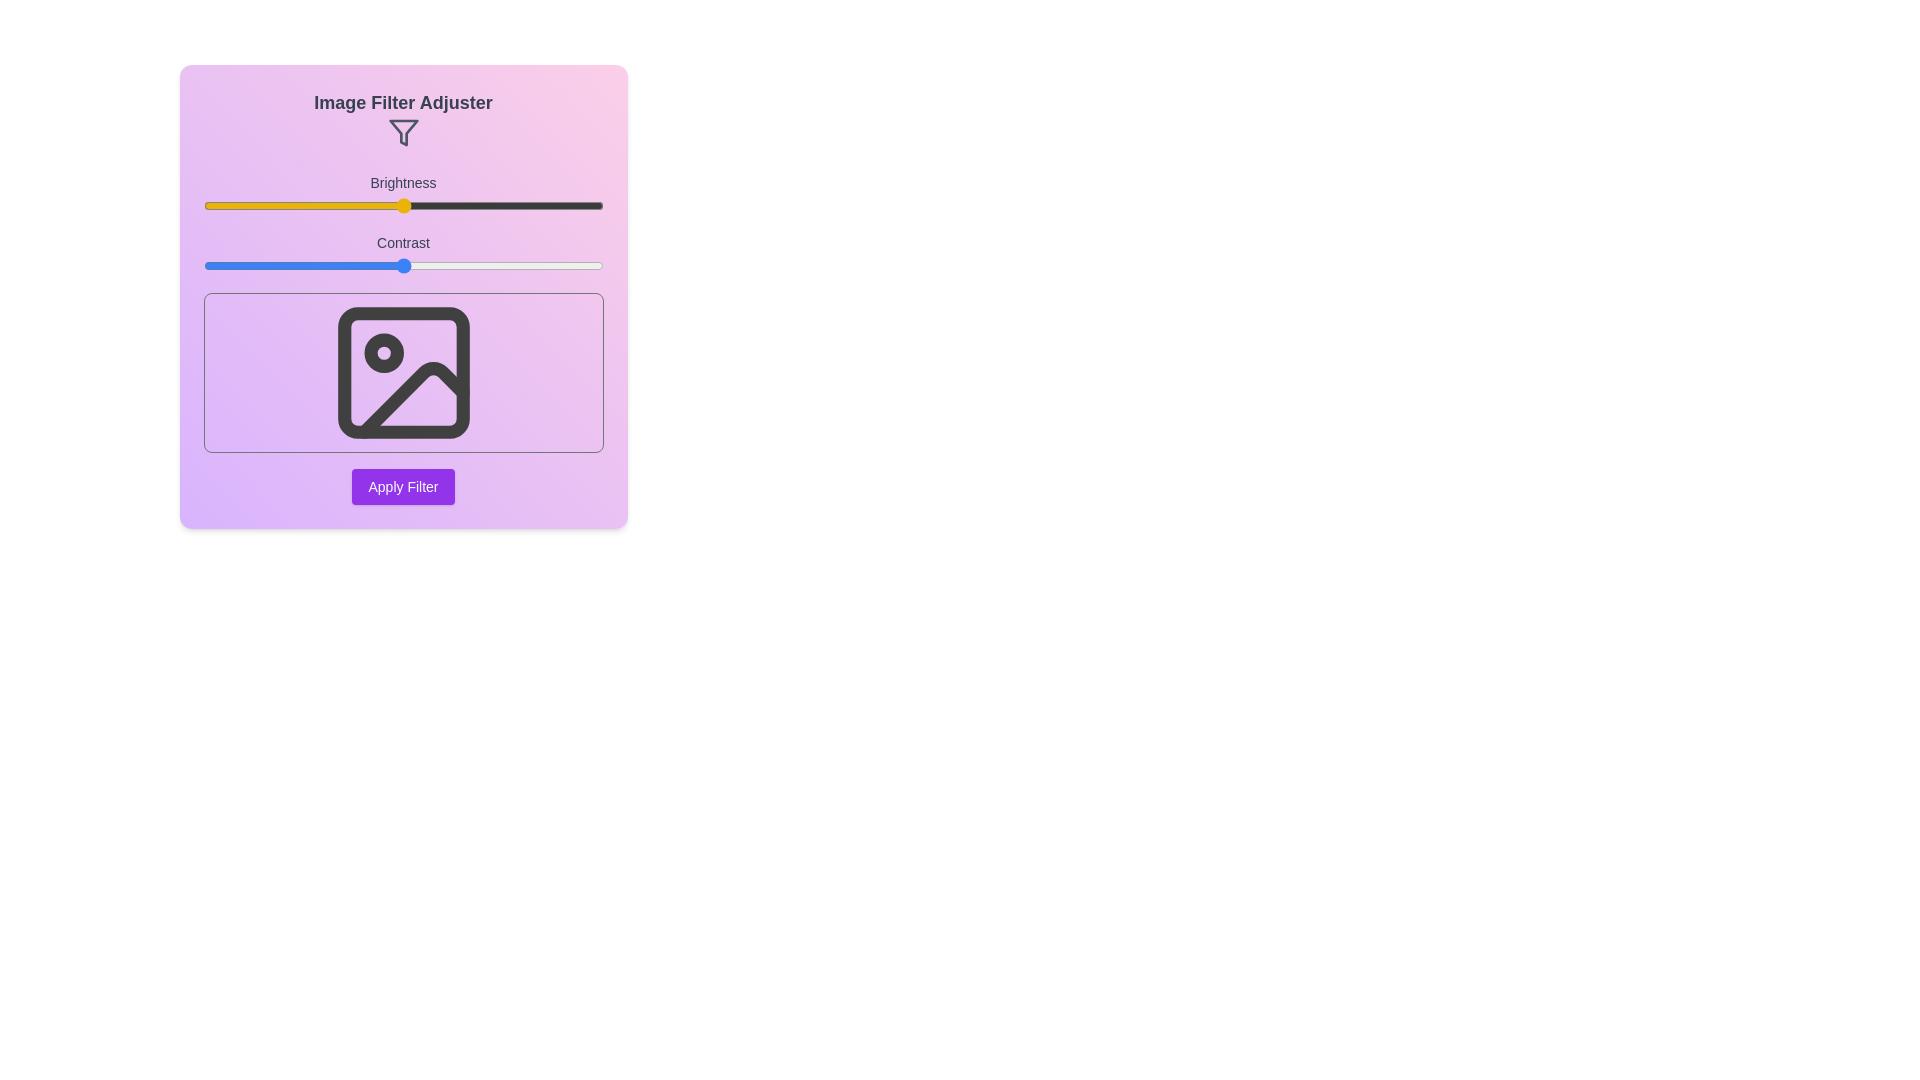 The image size is (1920, 1080). What do you see at coordinates (219, 205) in the screenshot?
I see `the brightness slider to 4%` at bounding box center [219, 205].